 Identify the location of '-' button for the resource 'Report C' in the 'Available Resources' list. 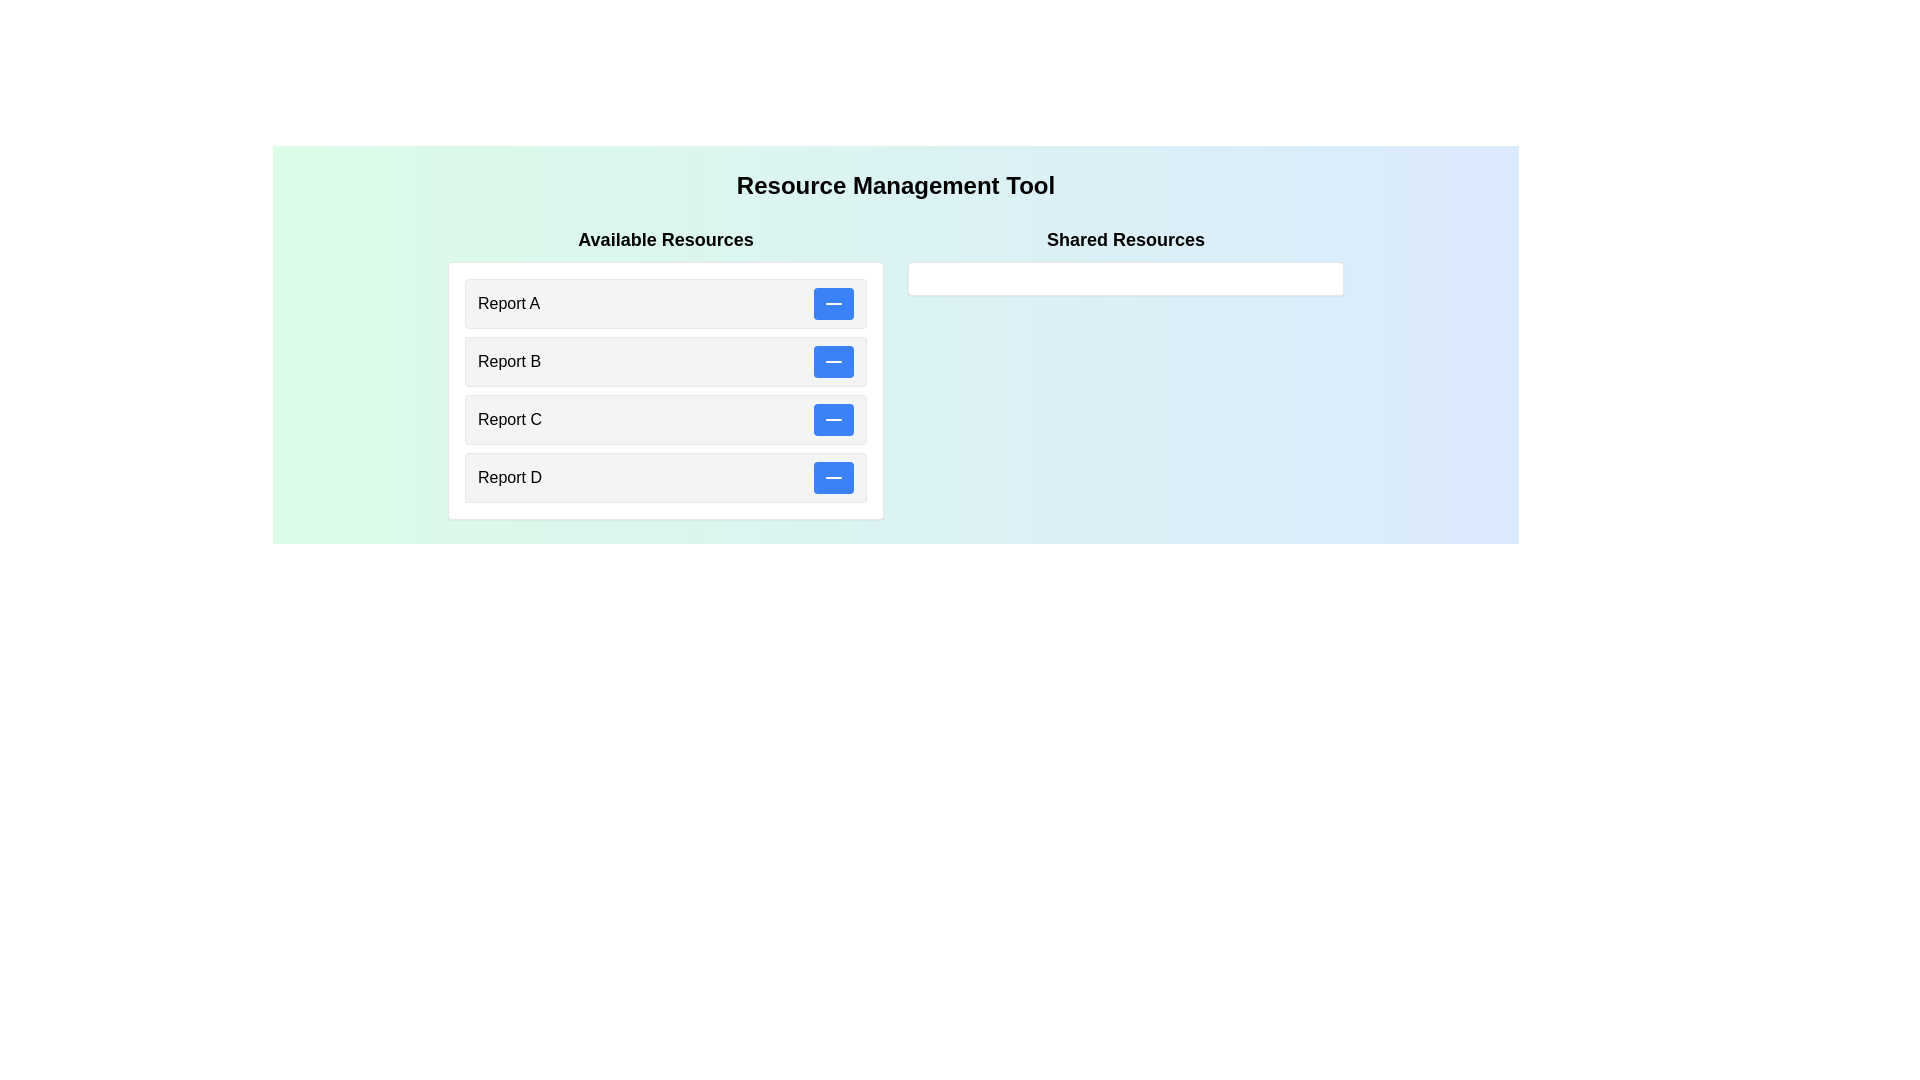
(834, 419).